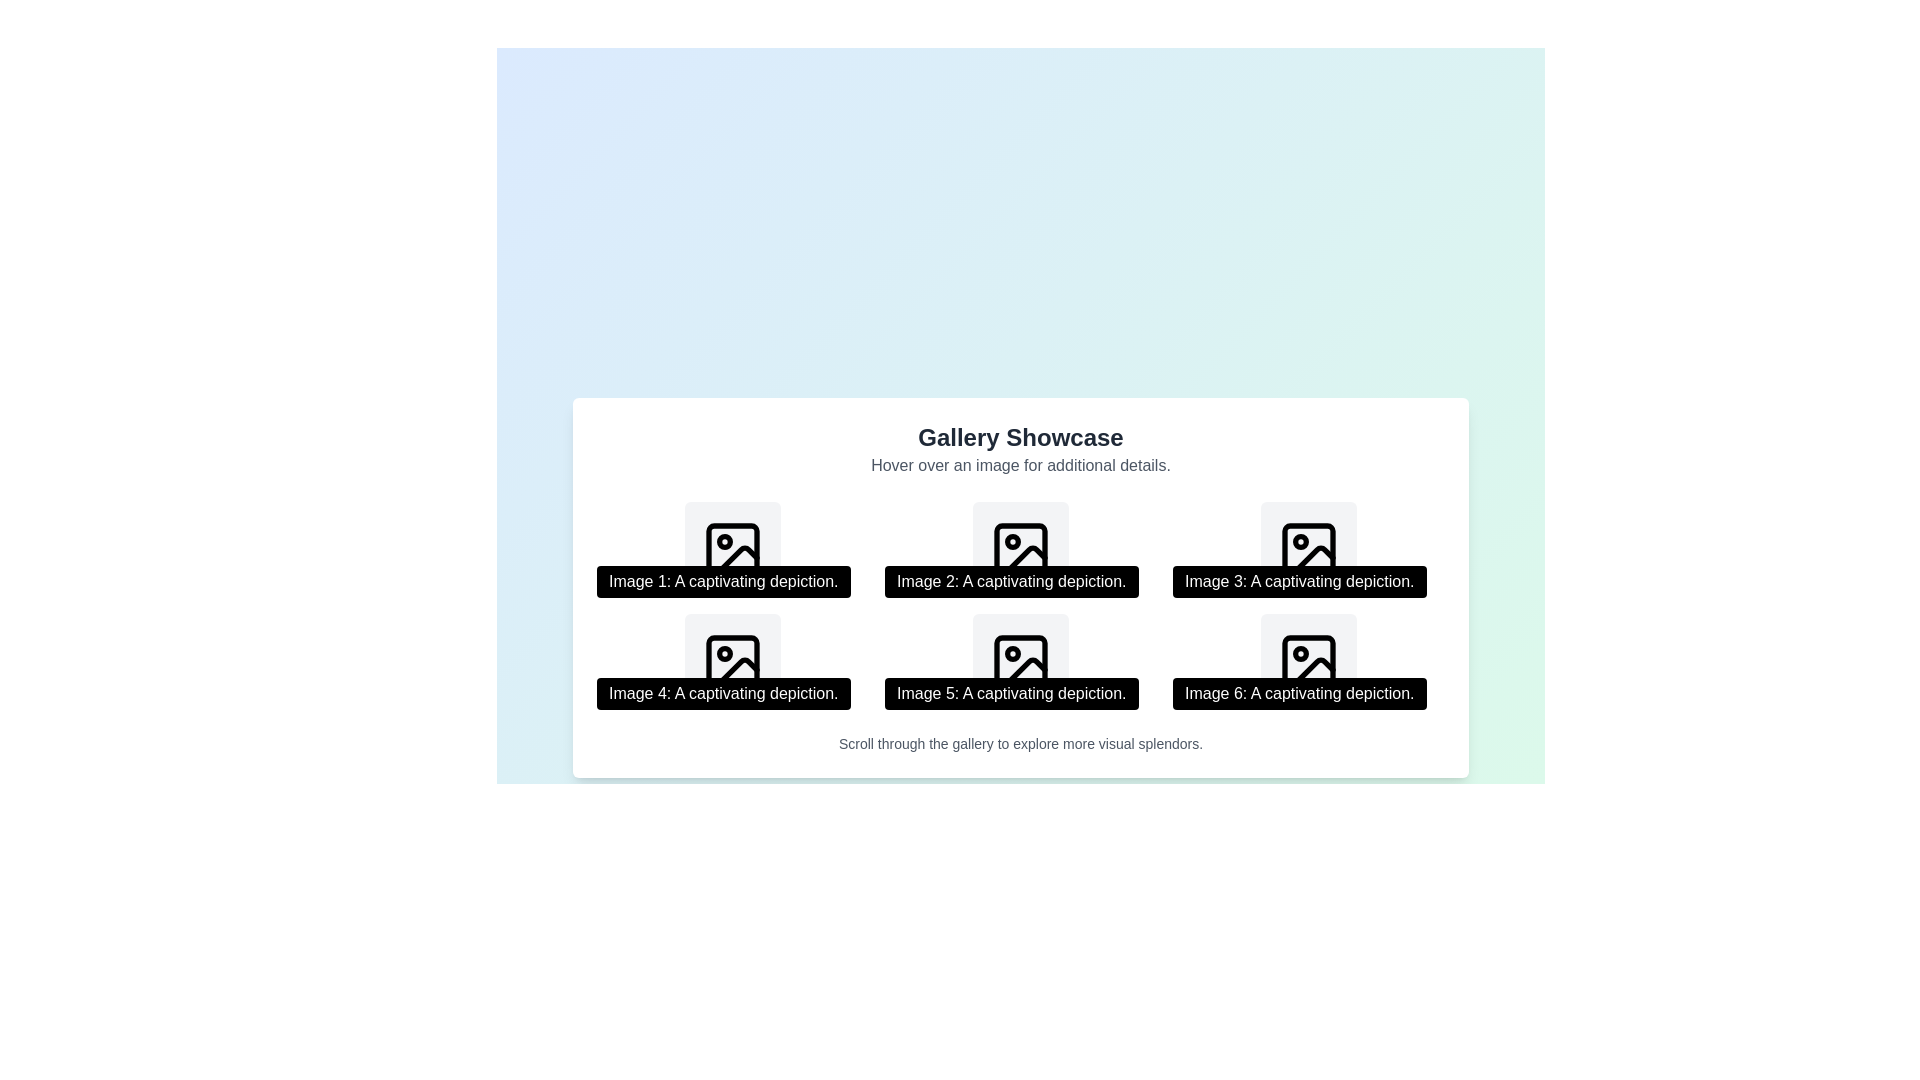 Image resolution: width=1920 pixels, height=1080 pixels. I want to click on the decorative graphical component, a small rectangle with rounded corners, located inside the third image icon in the first row of the gallery grid, so click(1309, 550).